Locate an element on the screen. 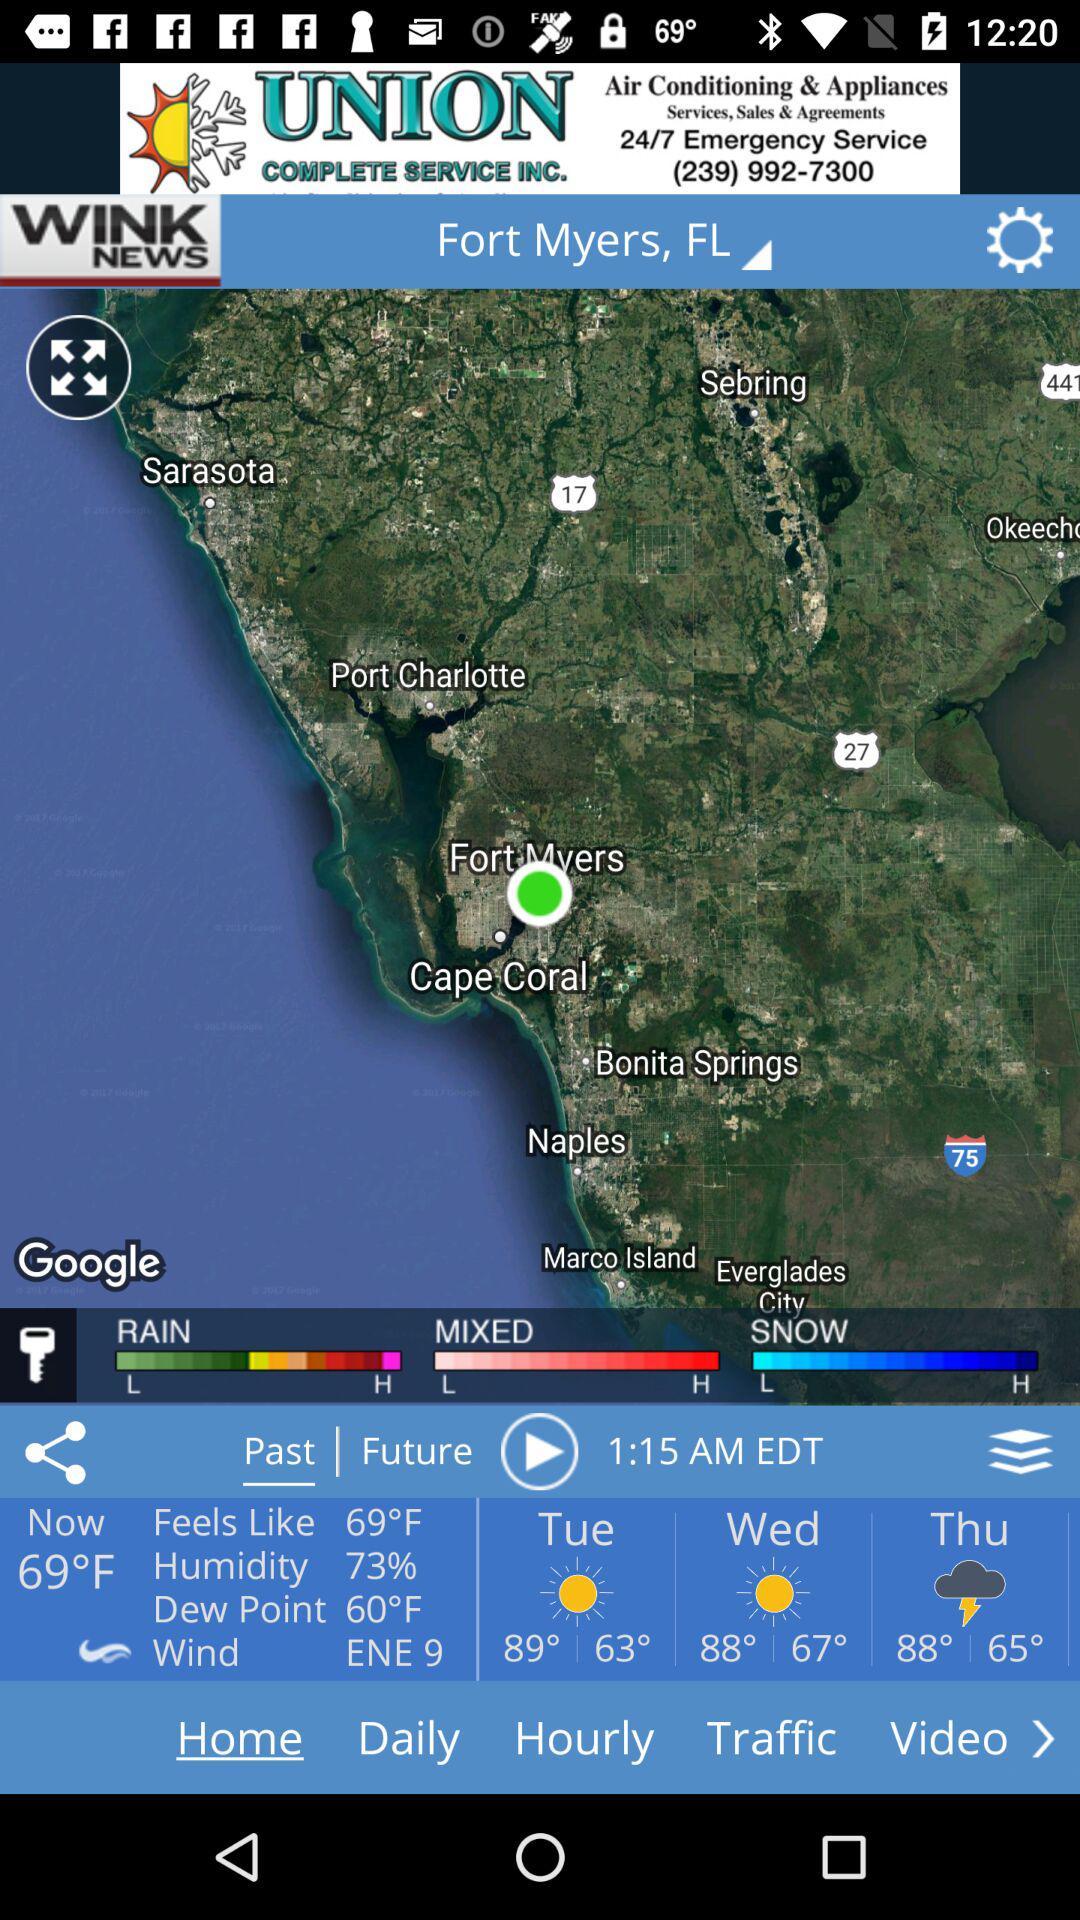 This screenshot has width=1080, height=1920. the arrow_forward icon is located at coordinates (1042, 1737).